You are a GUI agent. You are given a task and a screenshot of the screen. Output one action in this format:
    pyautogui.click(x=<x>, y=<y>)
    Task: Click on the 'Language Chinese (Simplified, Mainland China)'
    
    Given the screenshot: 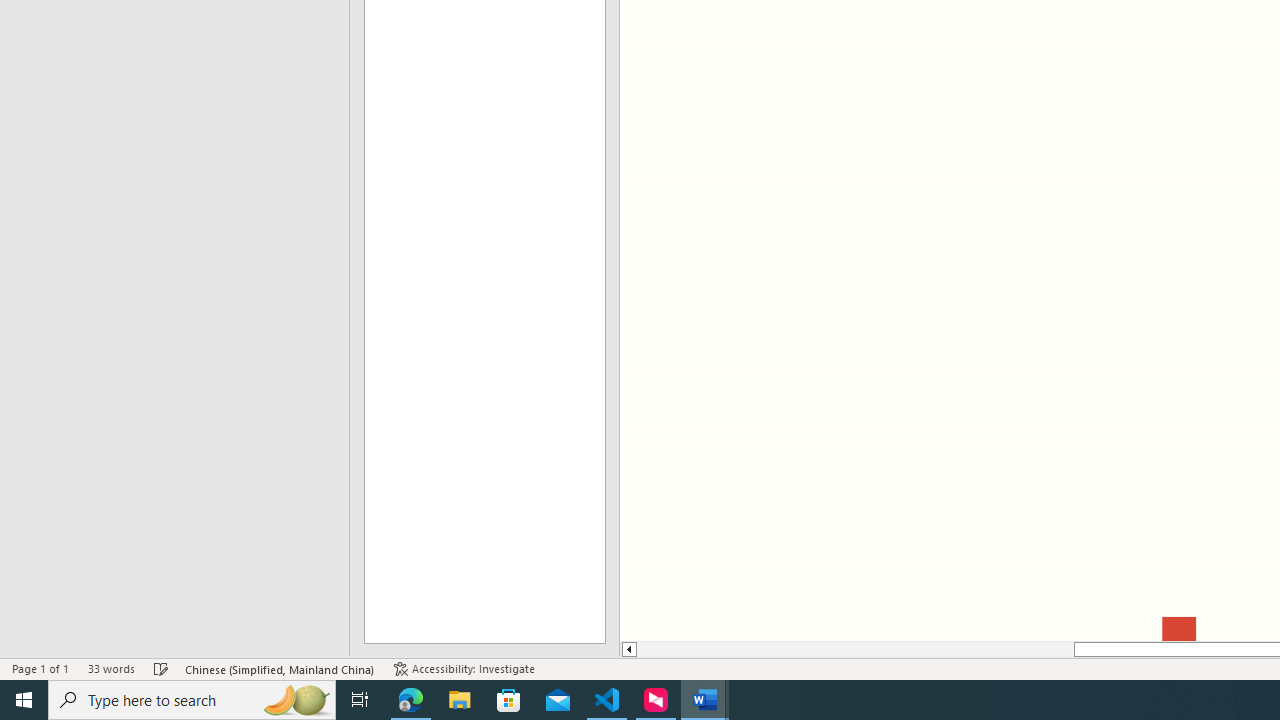 What is the action you would take?
    pyautogui.click(x=279, y=669)
    